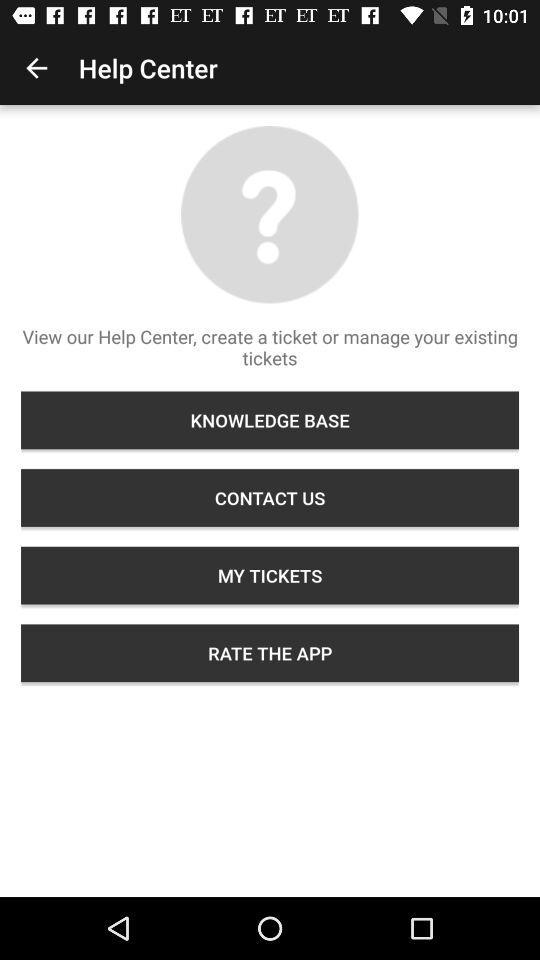 The width and height of the screenshot is (540, 960). I want to click on contact us, so click(270, 496).